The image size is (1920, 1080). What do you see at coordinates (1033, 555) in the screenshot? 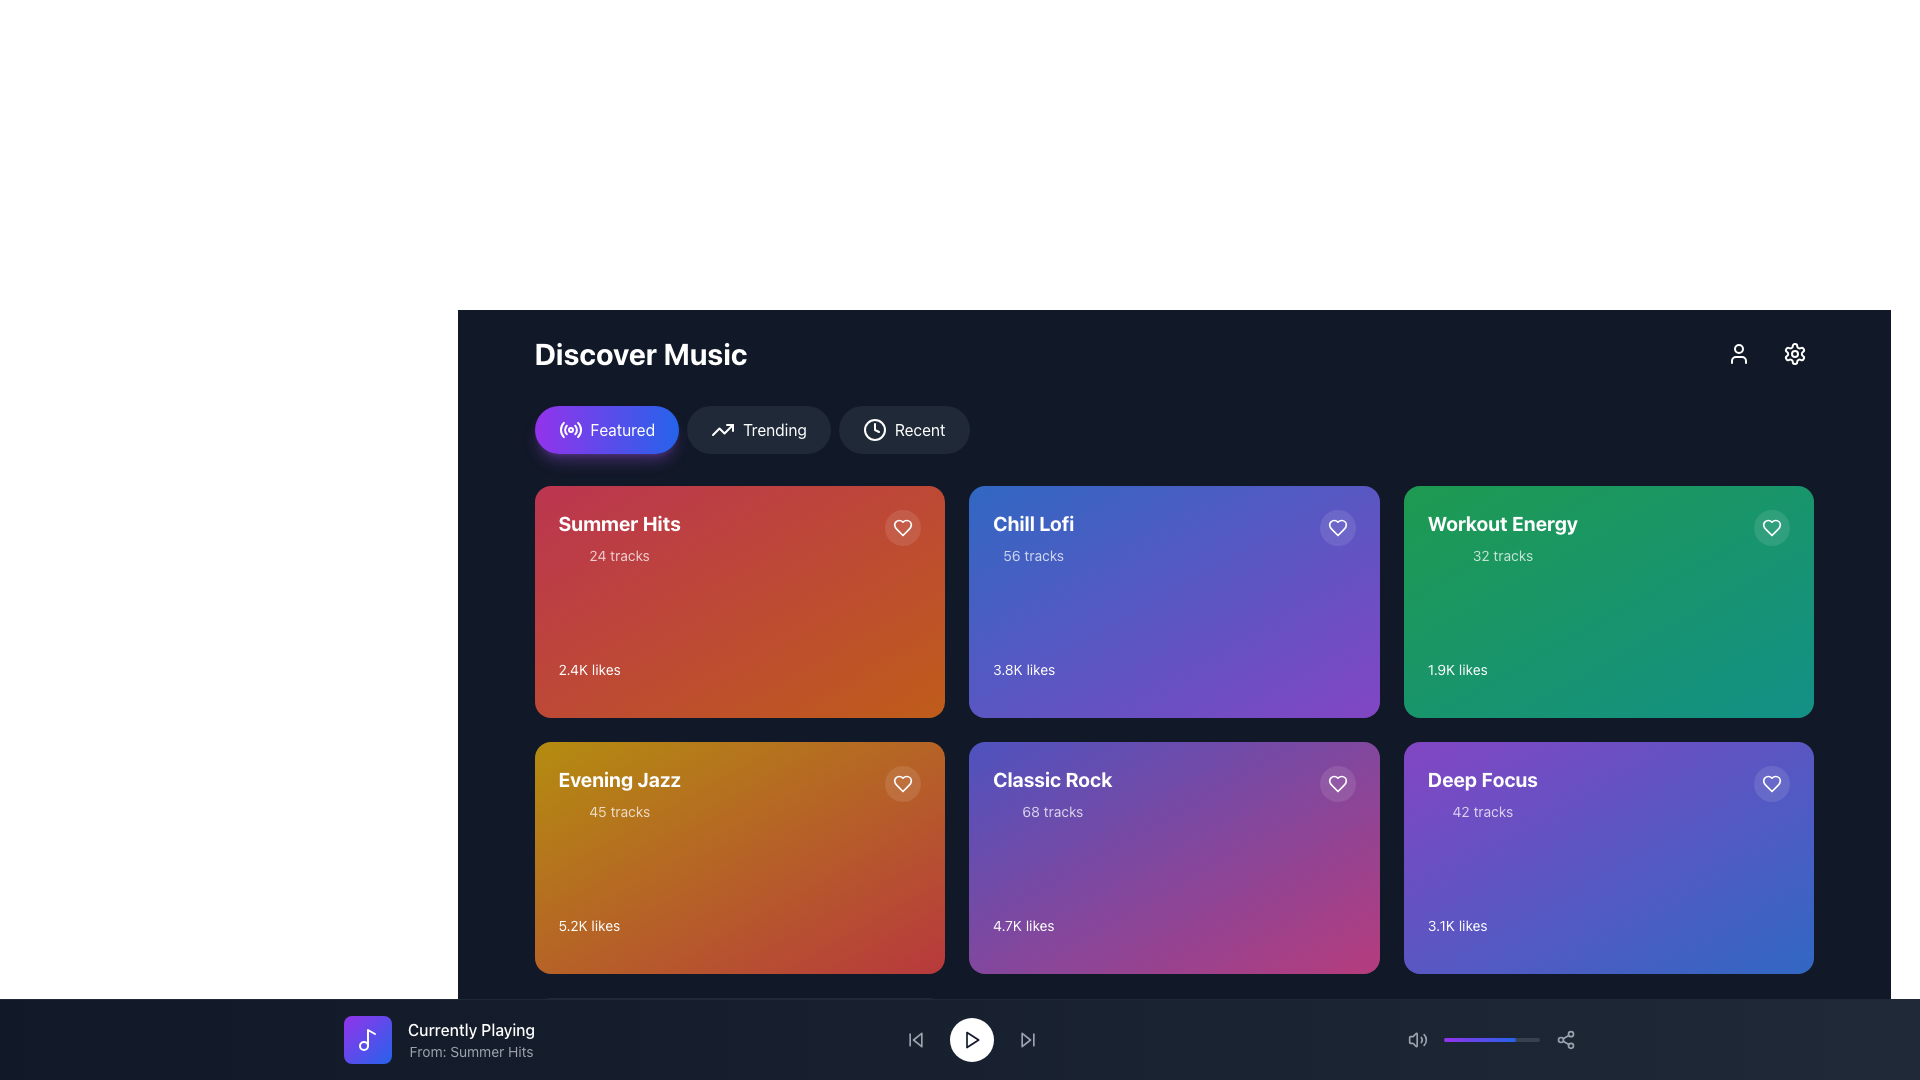
I see `text label displaying '56 tracks', which is located below the title 'Chill Lofi' in the card UI component with a purple gradient background` at bounding box center [1033, 555].